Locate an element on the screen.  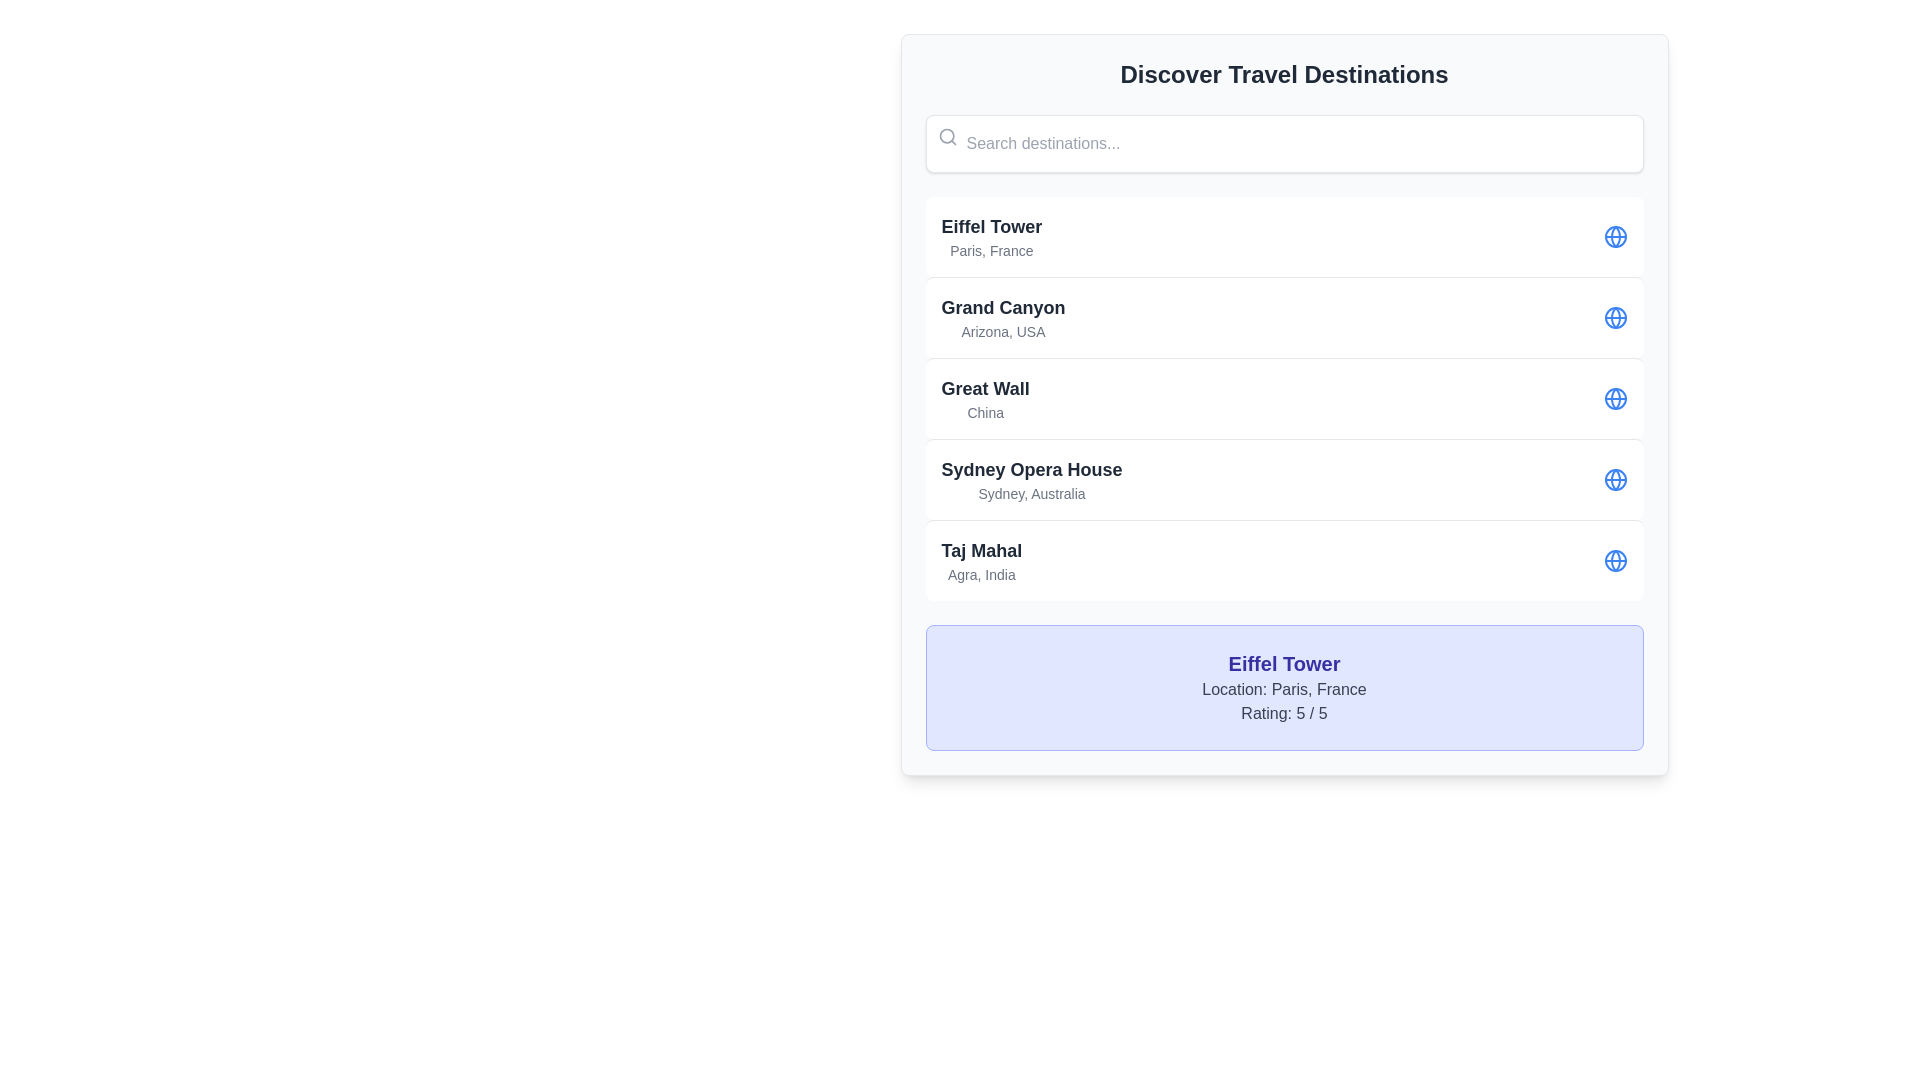
the content of the Information card displaying the Eiffel Tower, which is the sixth card in the travel destinations overview is located at coordinates (1284, 686).